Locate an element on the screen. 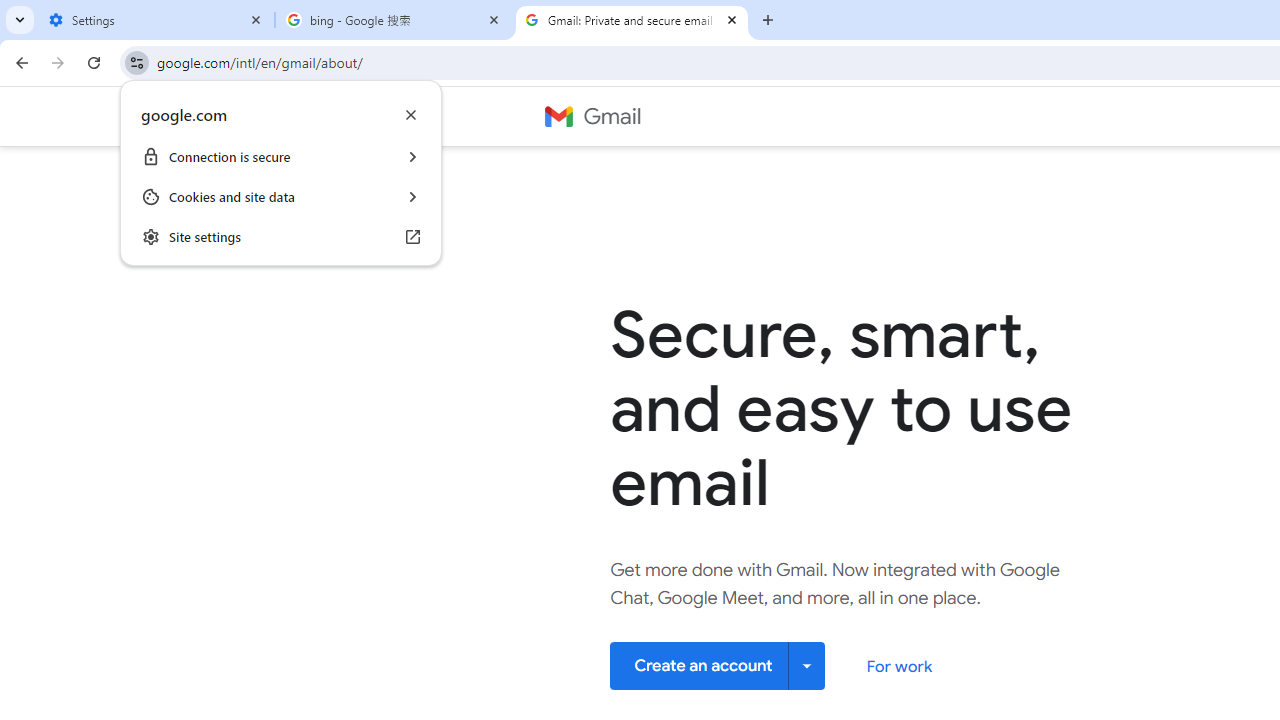 The width and height of the screenshot is (1280, 720). 'Create an account' is located at coordinates (718, 665).